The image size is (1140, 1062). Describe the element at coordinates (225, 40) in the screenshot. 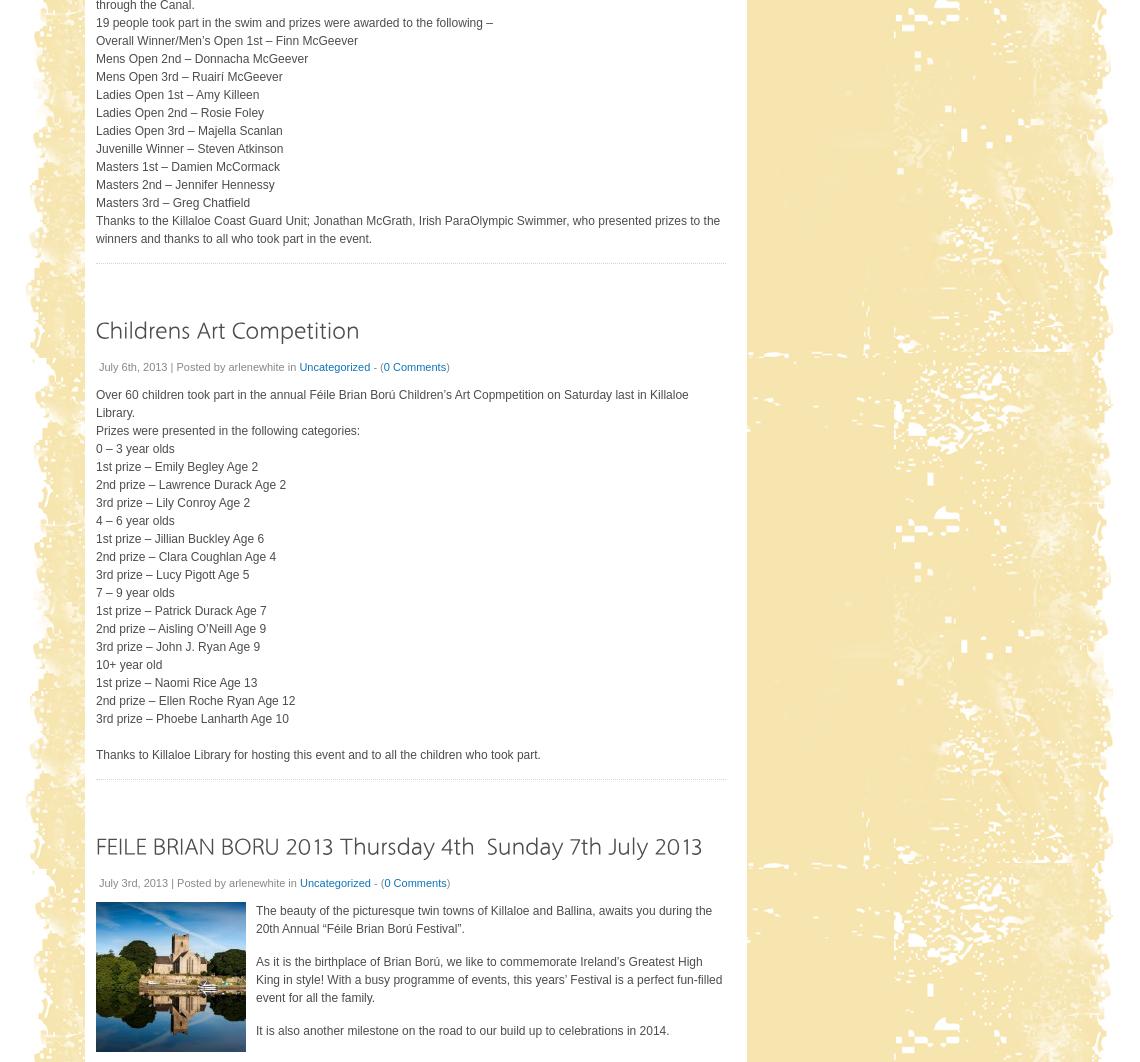

I see `'Overall Winner/Men’s Open 1st – Finn McGeever'` at that location.